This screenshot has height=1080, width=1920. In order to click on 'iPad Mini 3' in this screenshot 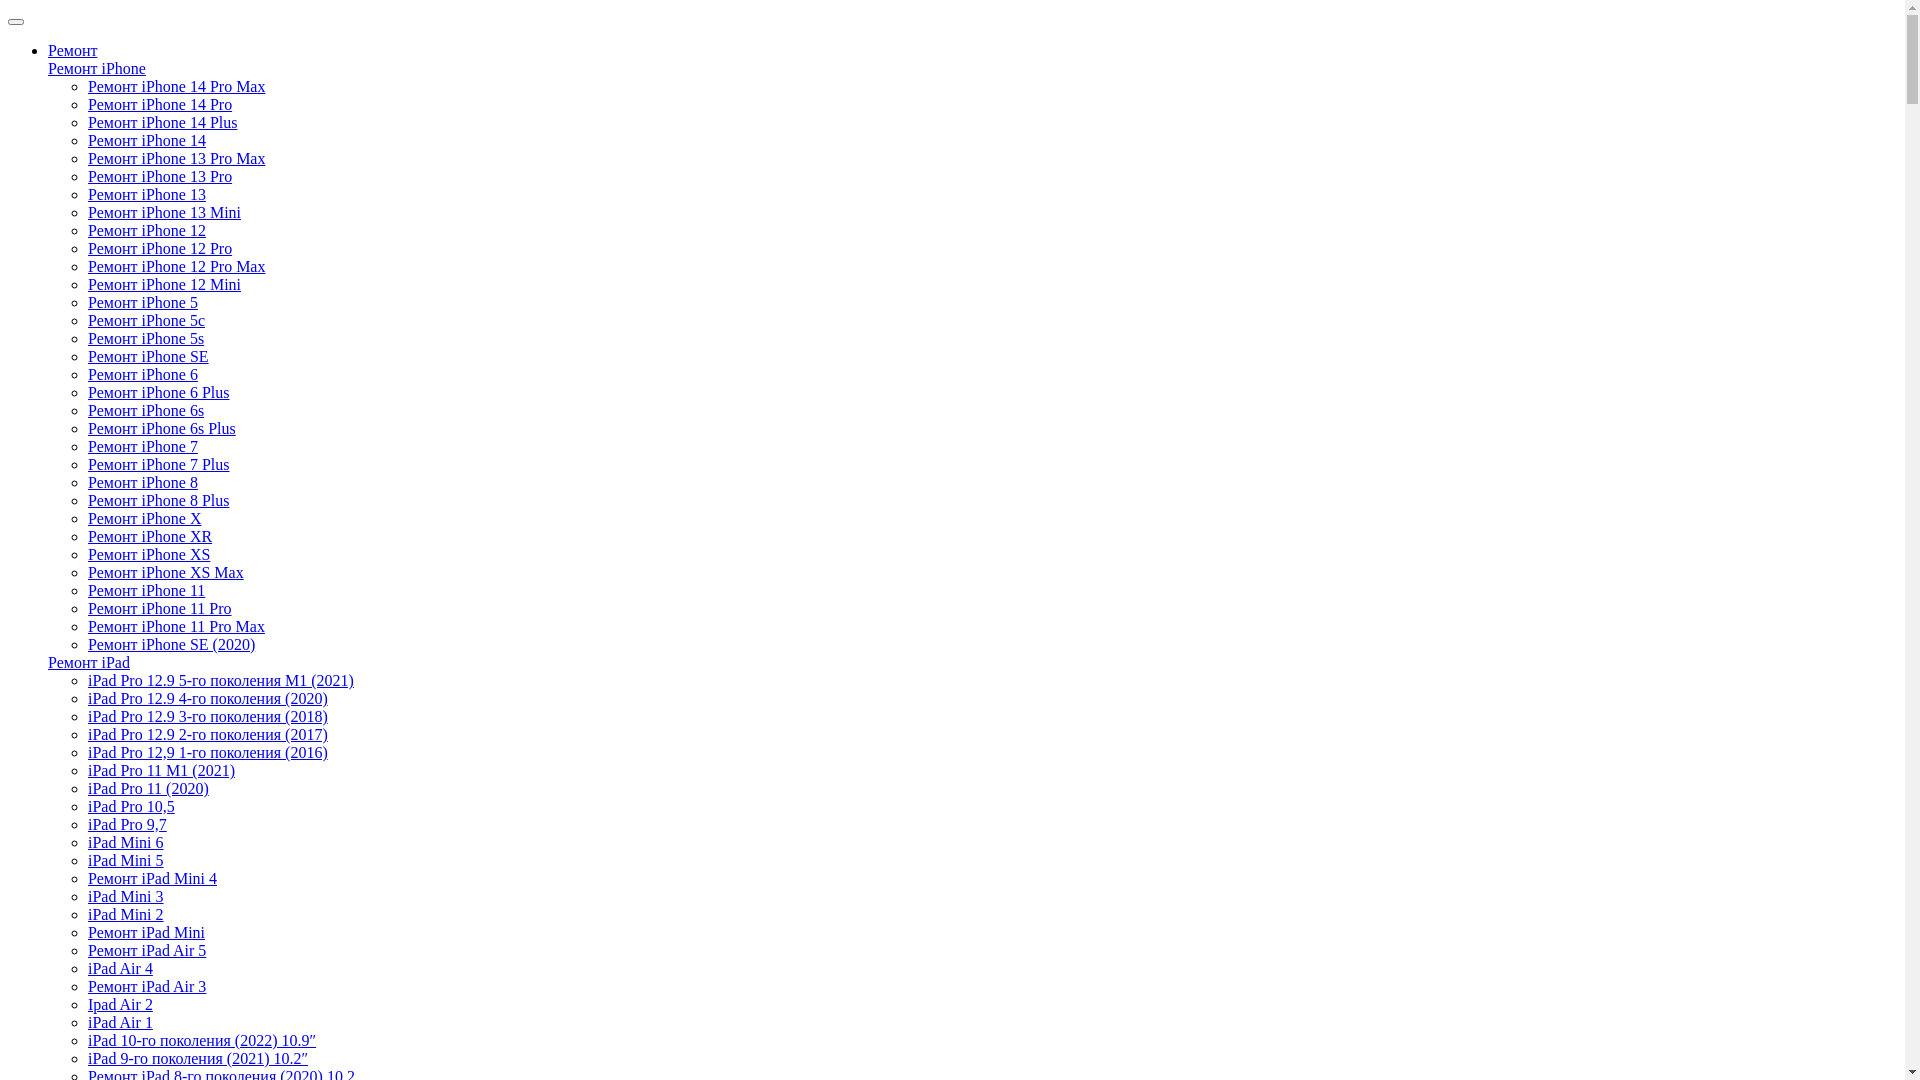, I will do `click(86, 895)`.